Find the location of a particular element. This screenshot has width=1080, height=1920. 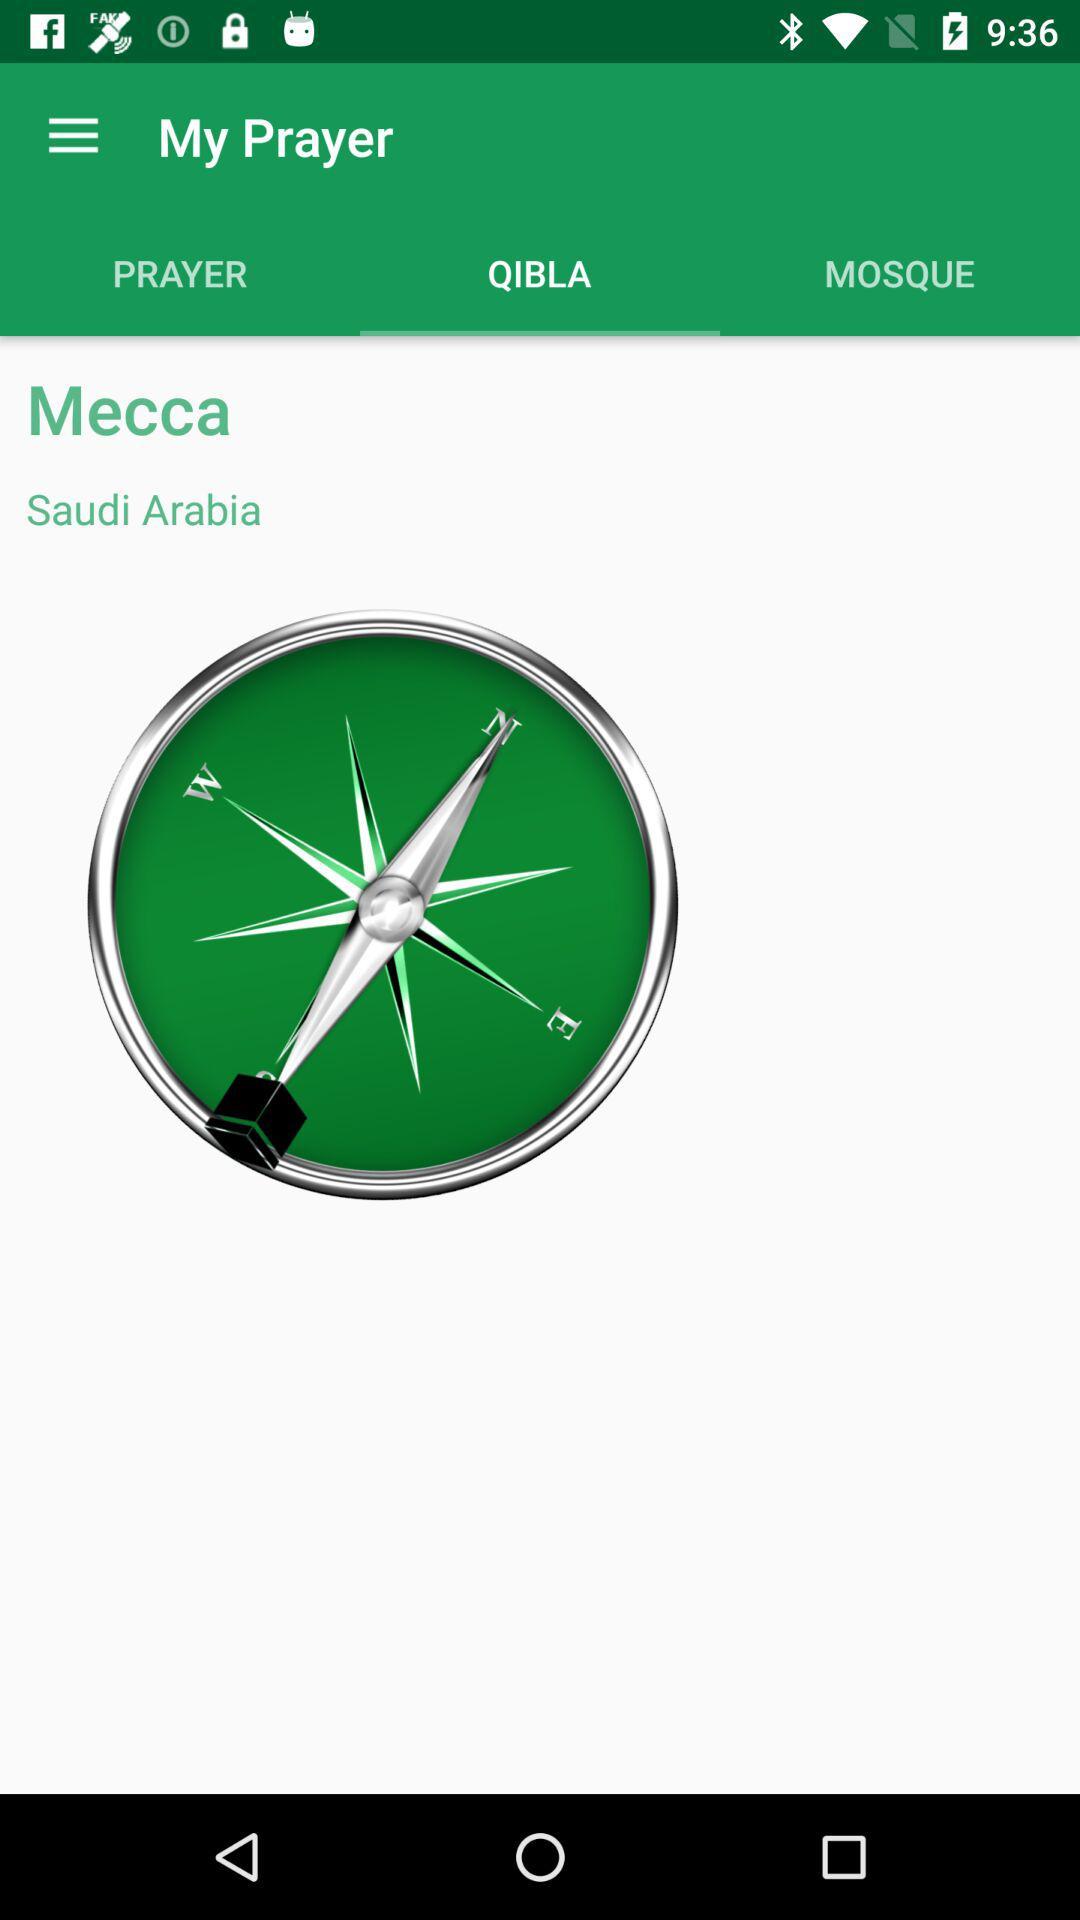

the app next to the my prayer app is located at coordinates (72, 135).